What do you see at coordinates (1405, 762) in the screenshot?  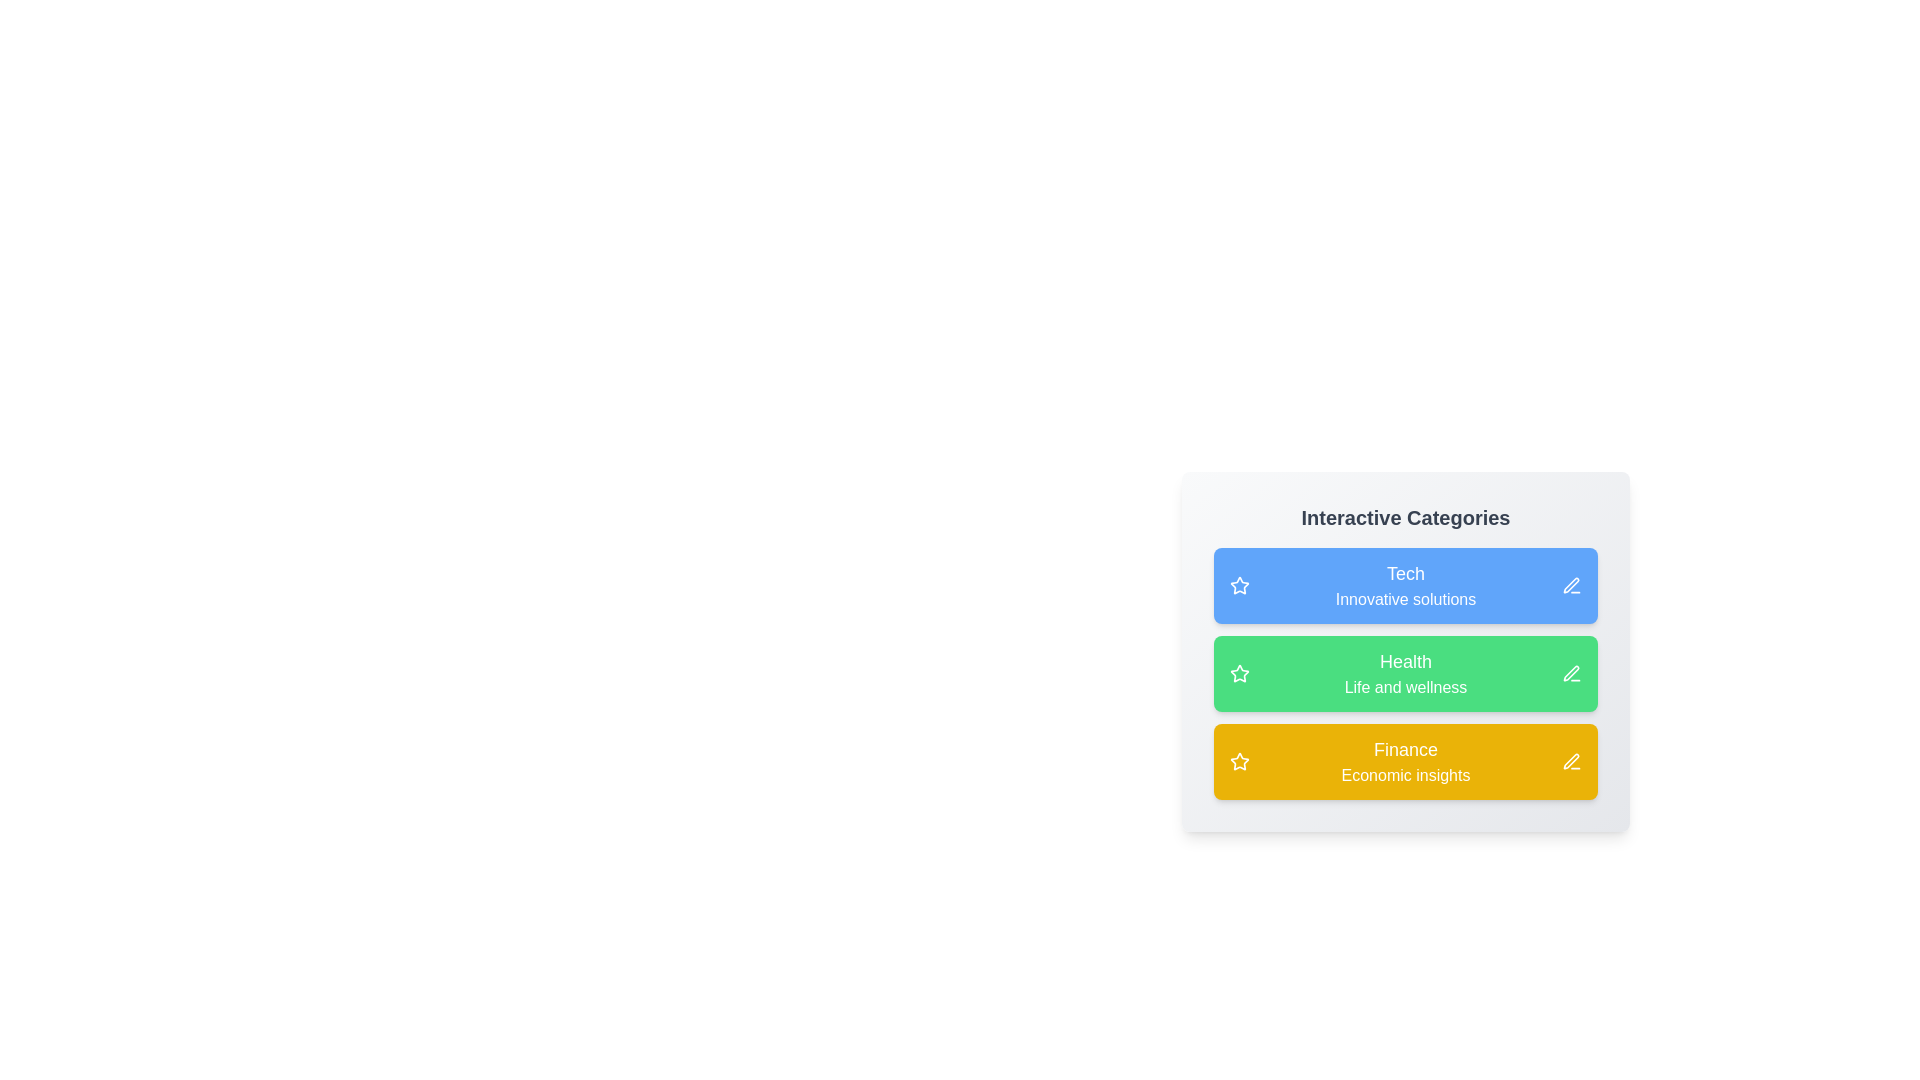 I see `the category Finance to toggle its active state` at bounding box center [1405, 762].